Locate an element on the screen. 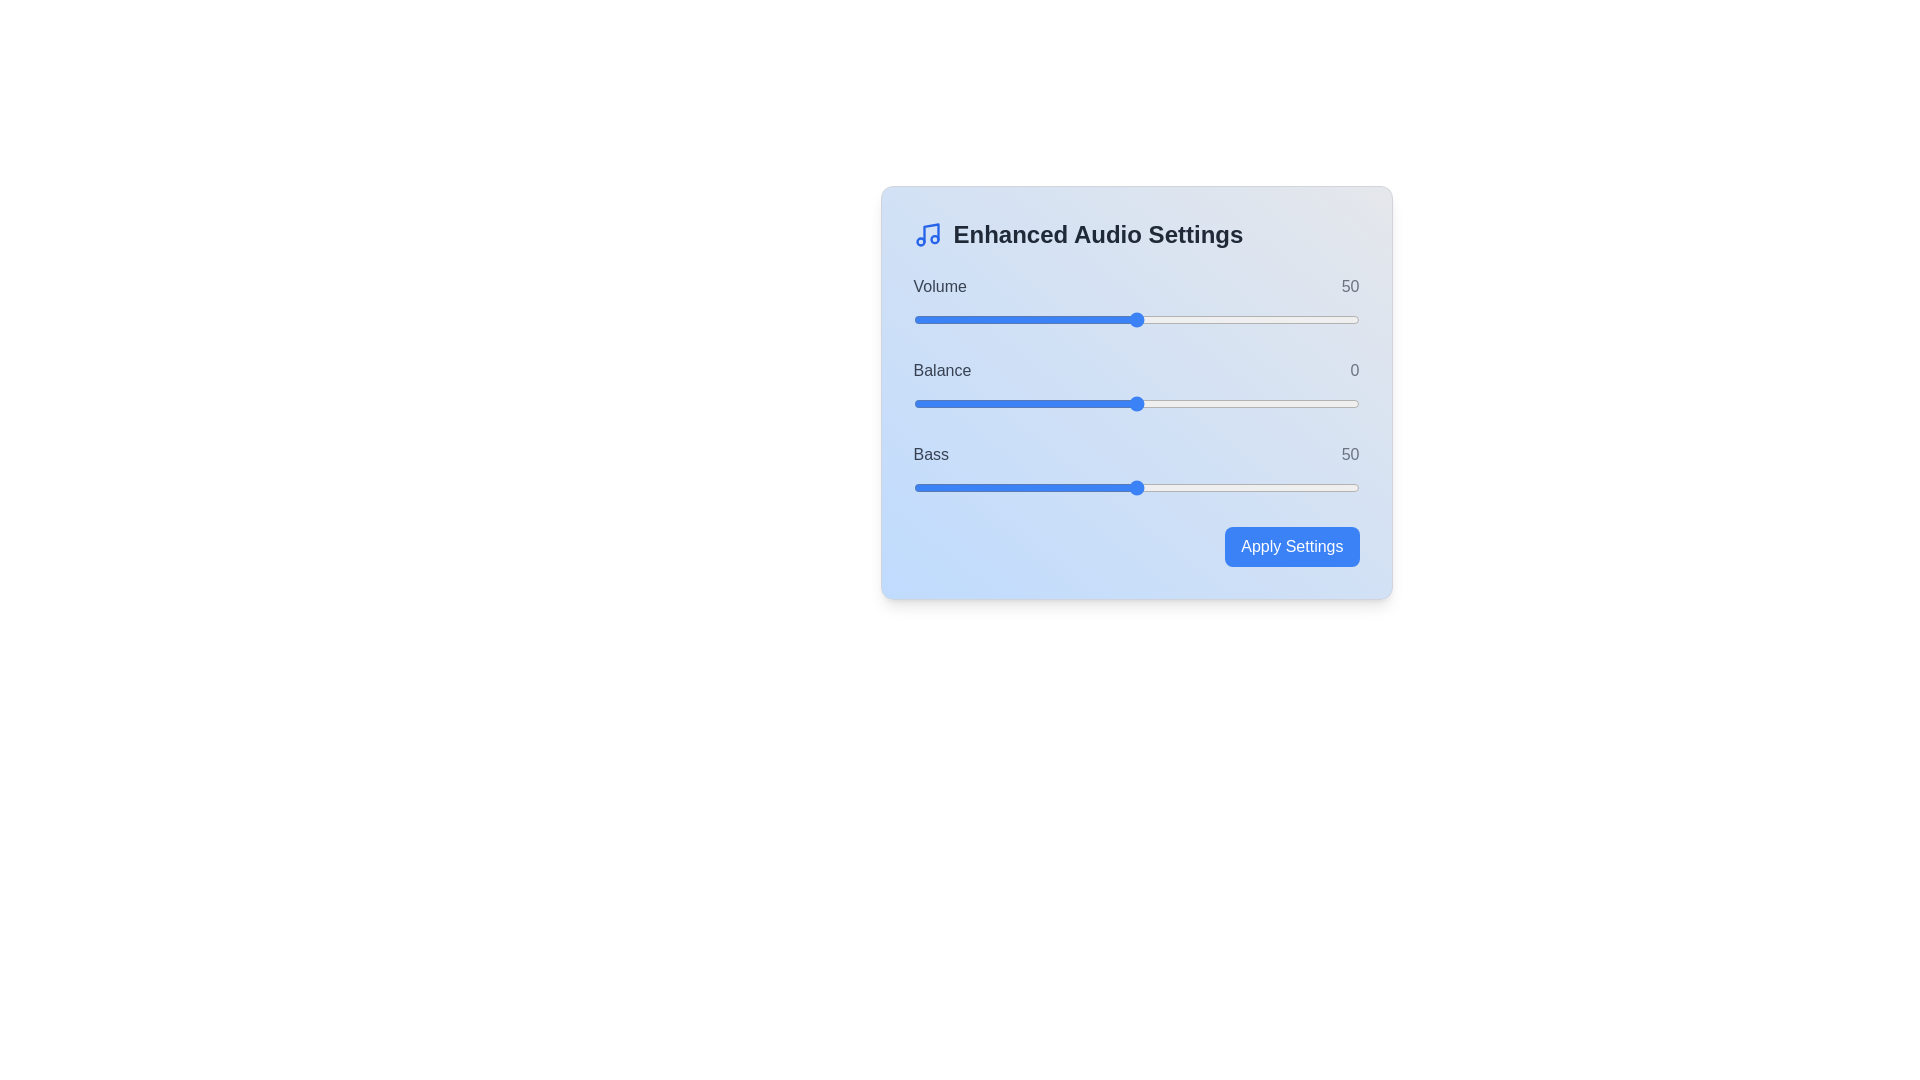 The width and height of the screenshot is (1920, 1080). the bass slider to 57 percent is located at coordinates (1167, 488).